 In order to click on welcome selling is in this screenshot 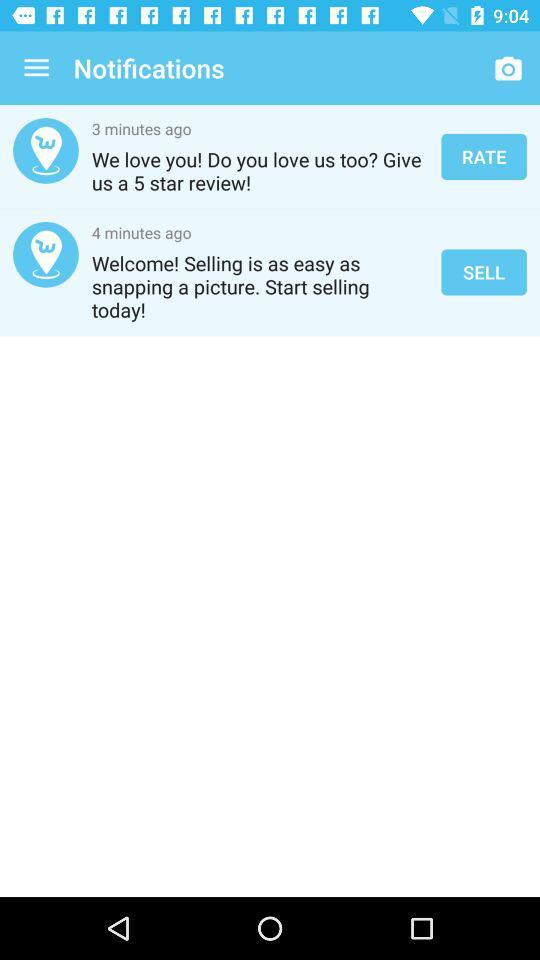, I will do `click(260, 285)`.